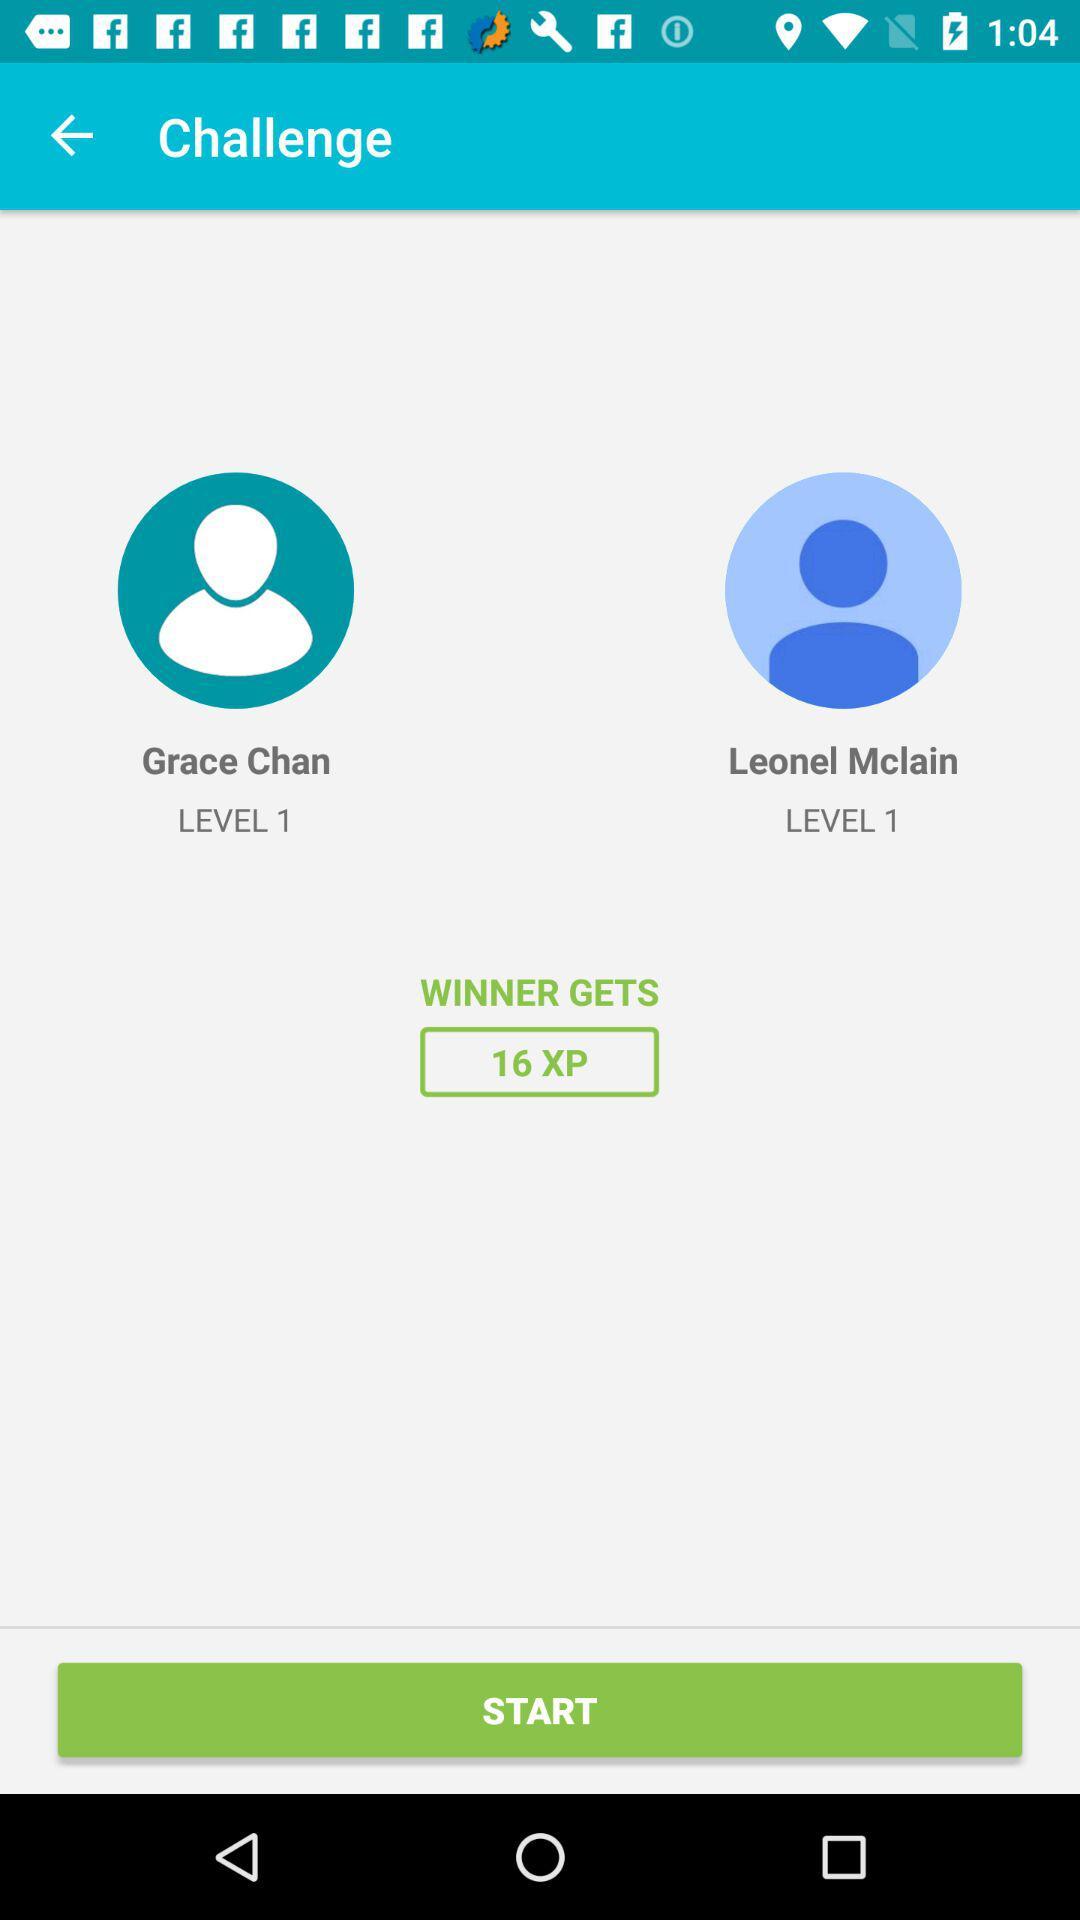 This screenshot has width=1080, height=1920. Describe the element at coordinates (843, 589) in the screenshot. I see `the item at the top right corner` at that location.